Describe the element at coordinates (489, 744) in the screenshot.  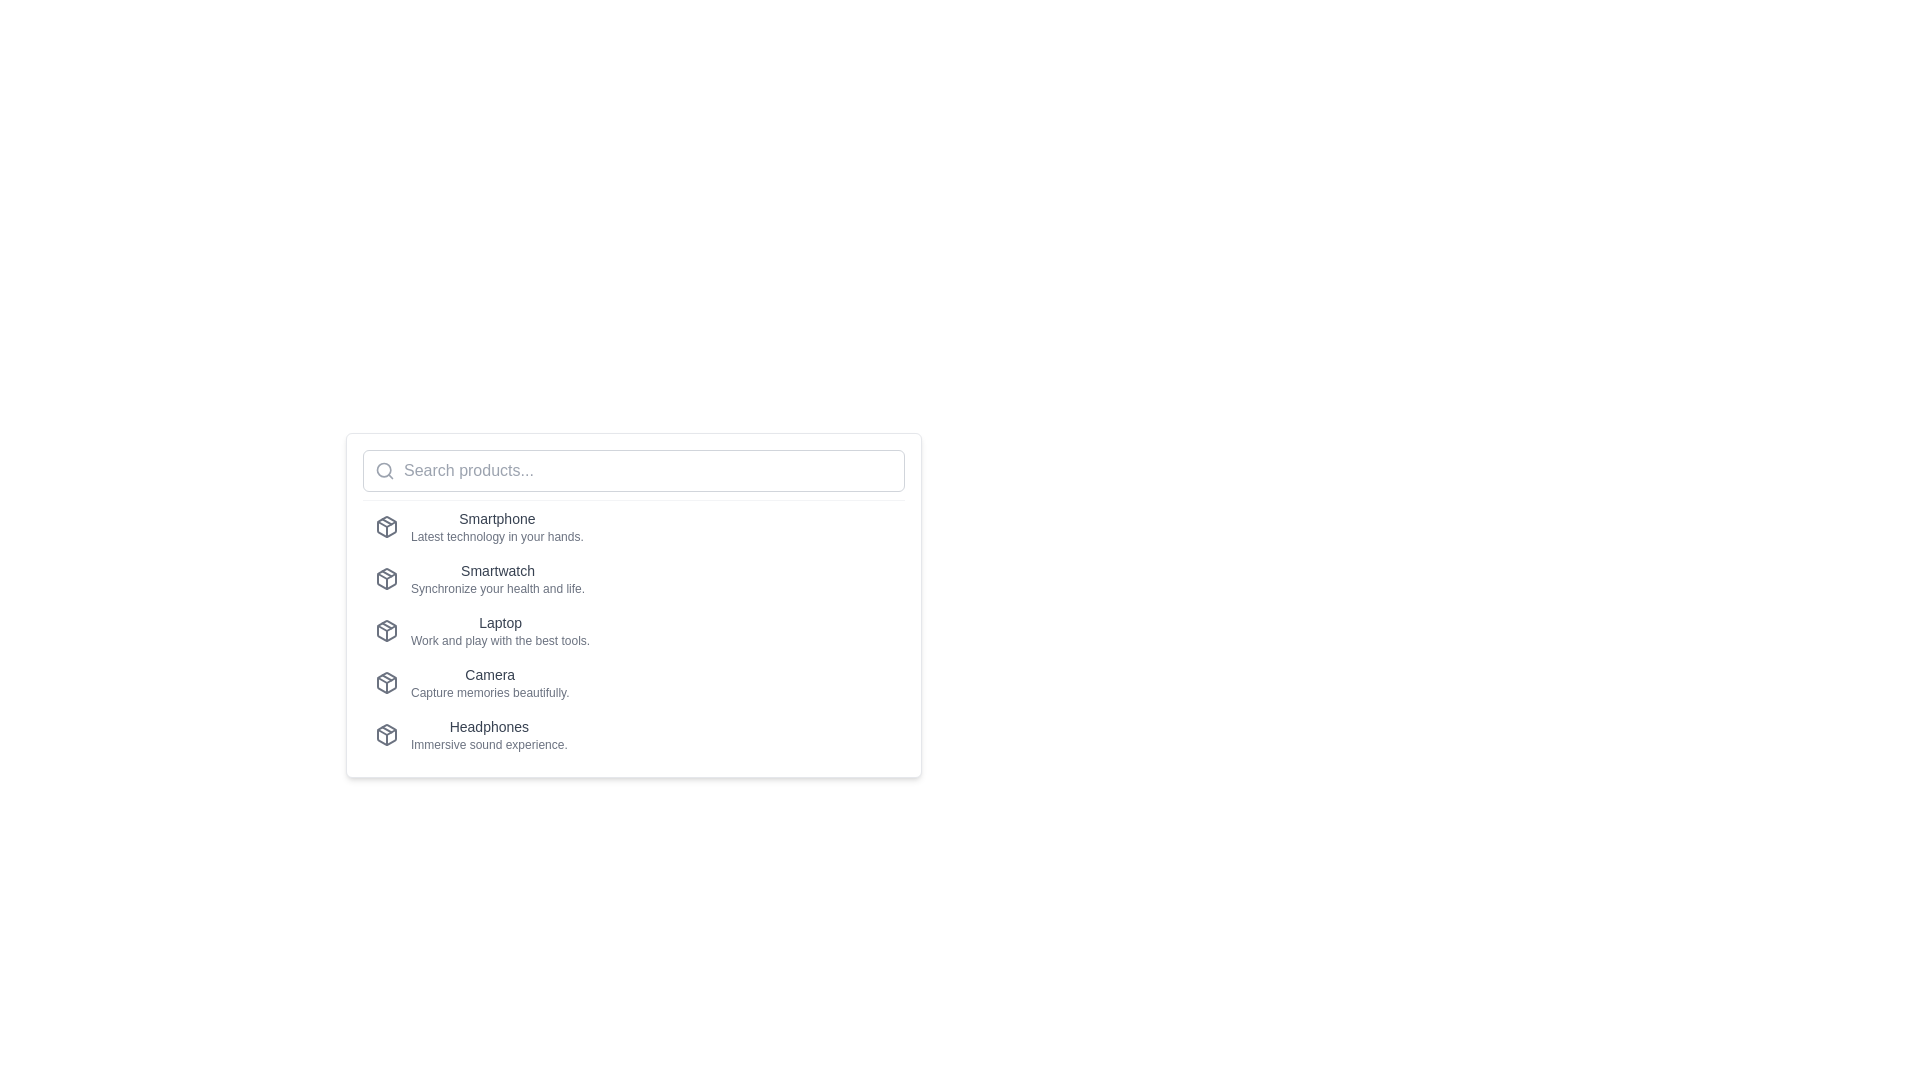
I see `the Text Label displaying 'Immersive sound experience.' located beneath the main label 'Headphones' in the vertical list of elements` at that location.